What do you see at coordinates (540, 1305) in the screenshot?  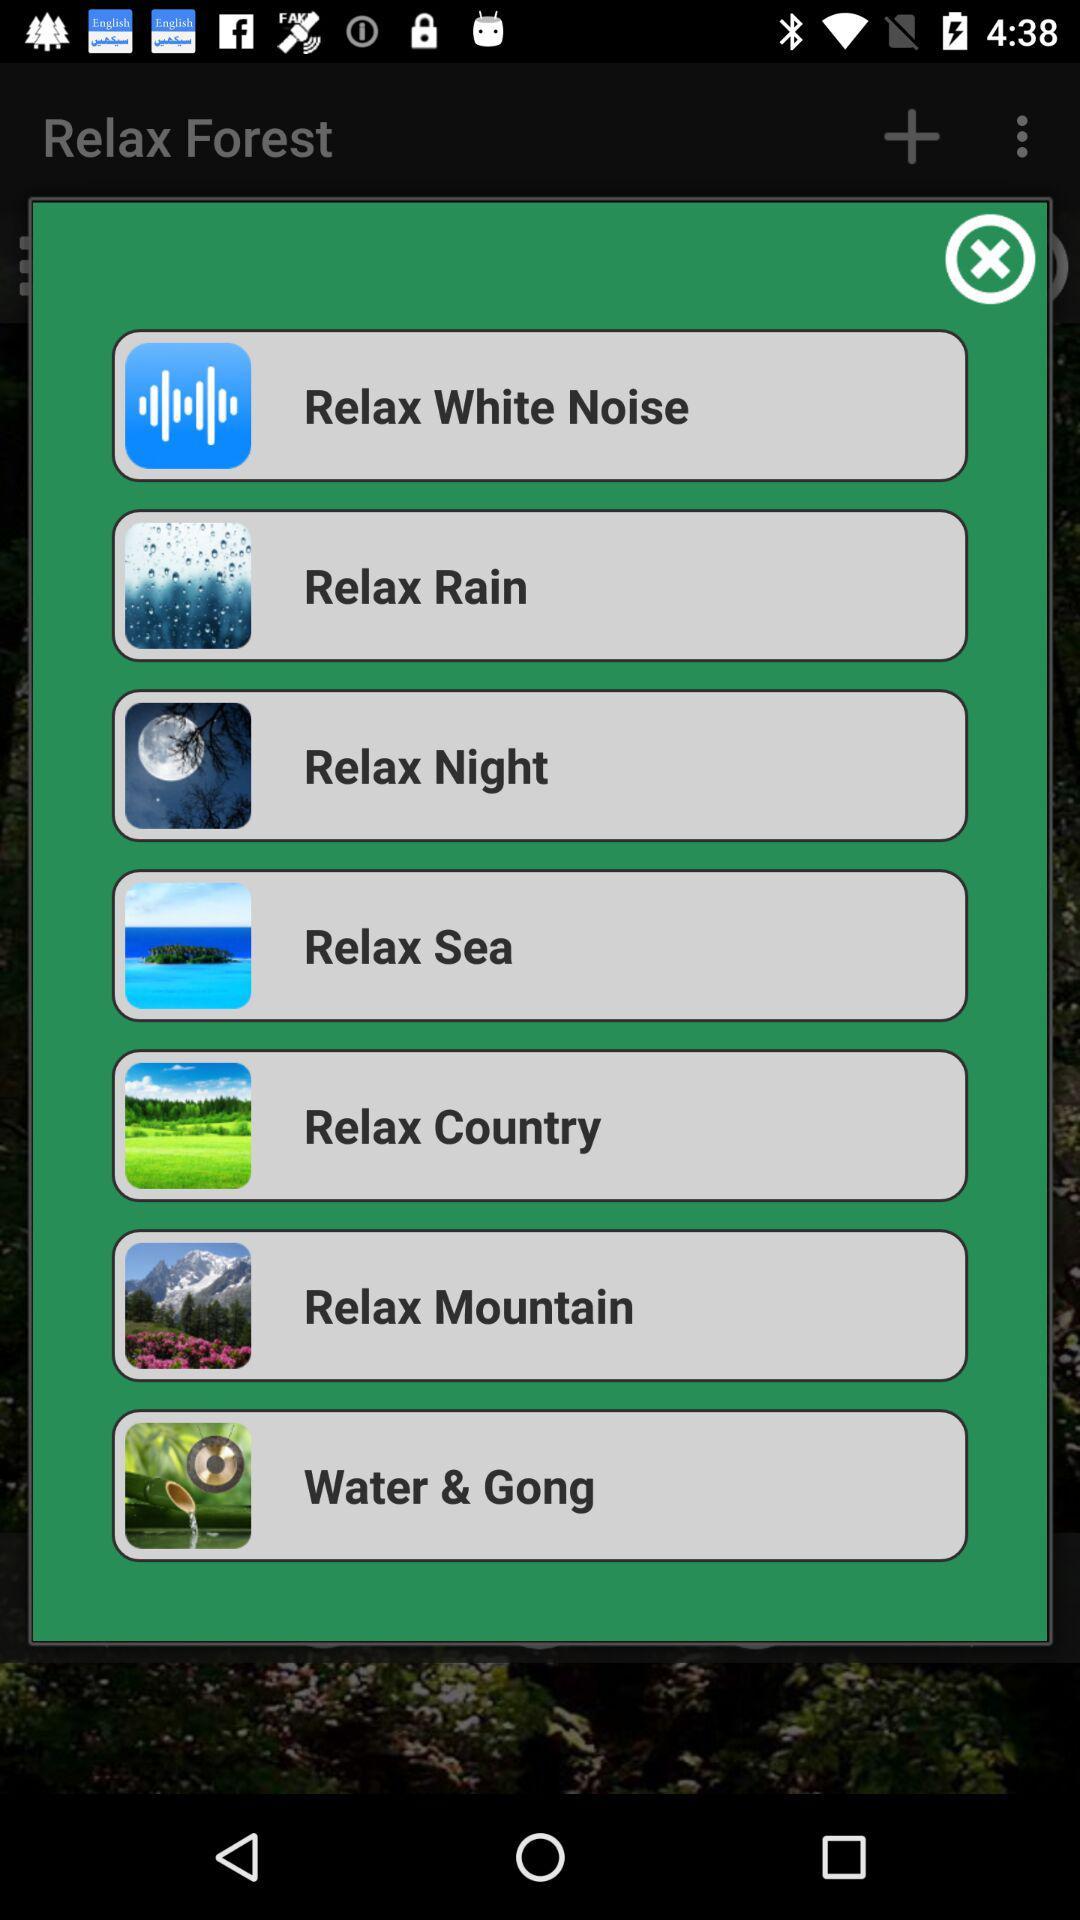 I see `the item below the relax country app` at bounding box center [540, 1305].